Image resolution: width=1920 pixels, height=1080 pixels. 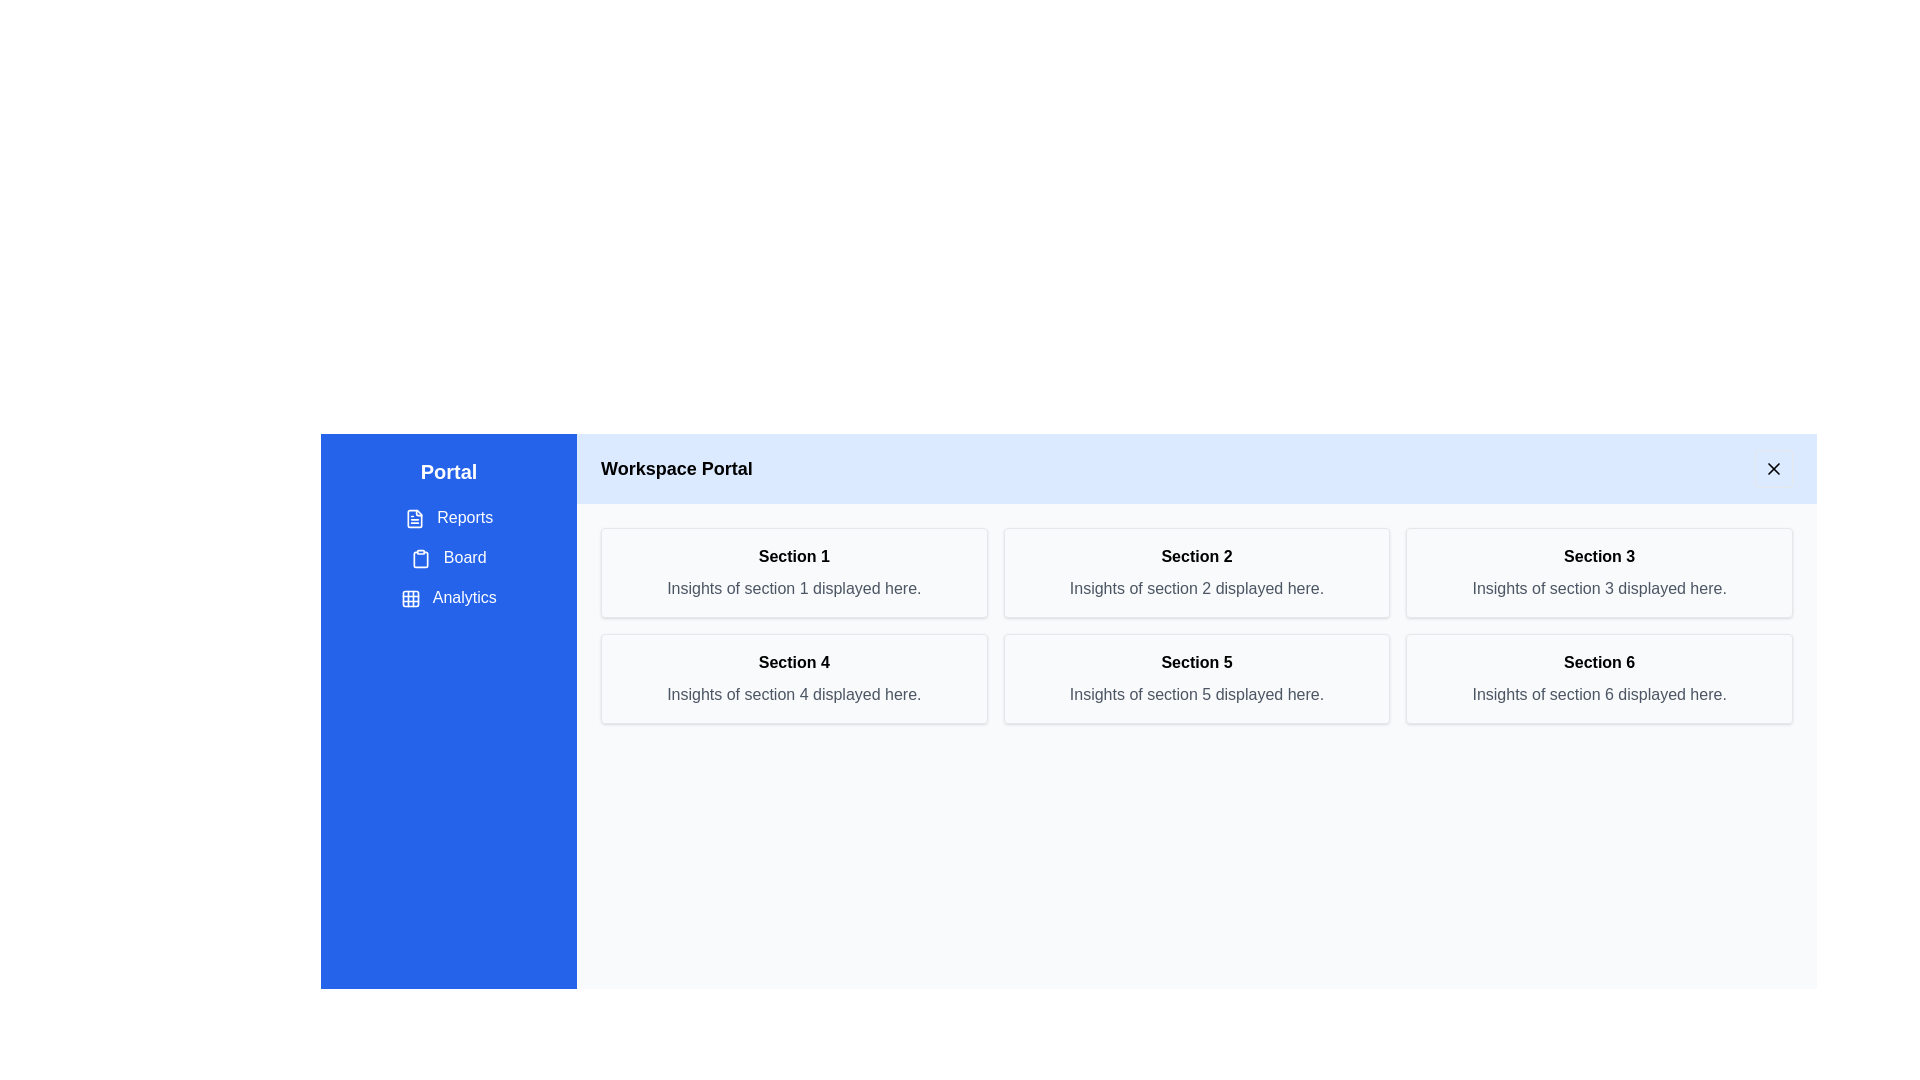 What do you see at coordinates (448, 516) in the screenshot?
I see `the 'Reports' navigation button located in the left sidebar, which is the first button under the 'Portal' header, to observe the hover effect` at bounding box center [448, 516].